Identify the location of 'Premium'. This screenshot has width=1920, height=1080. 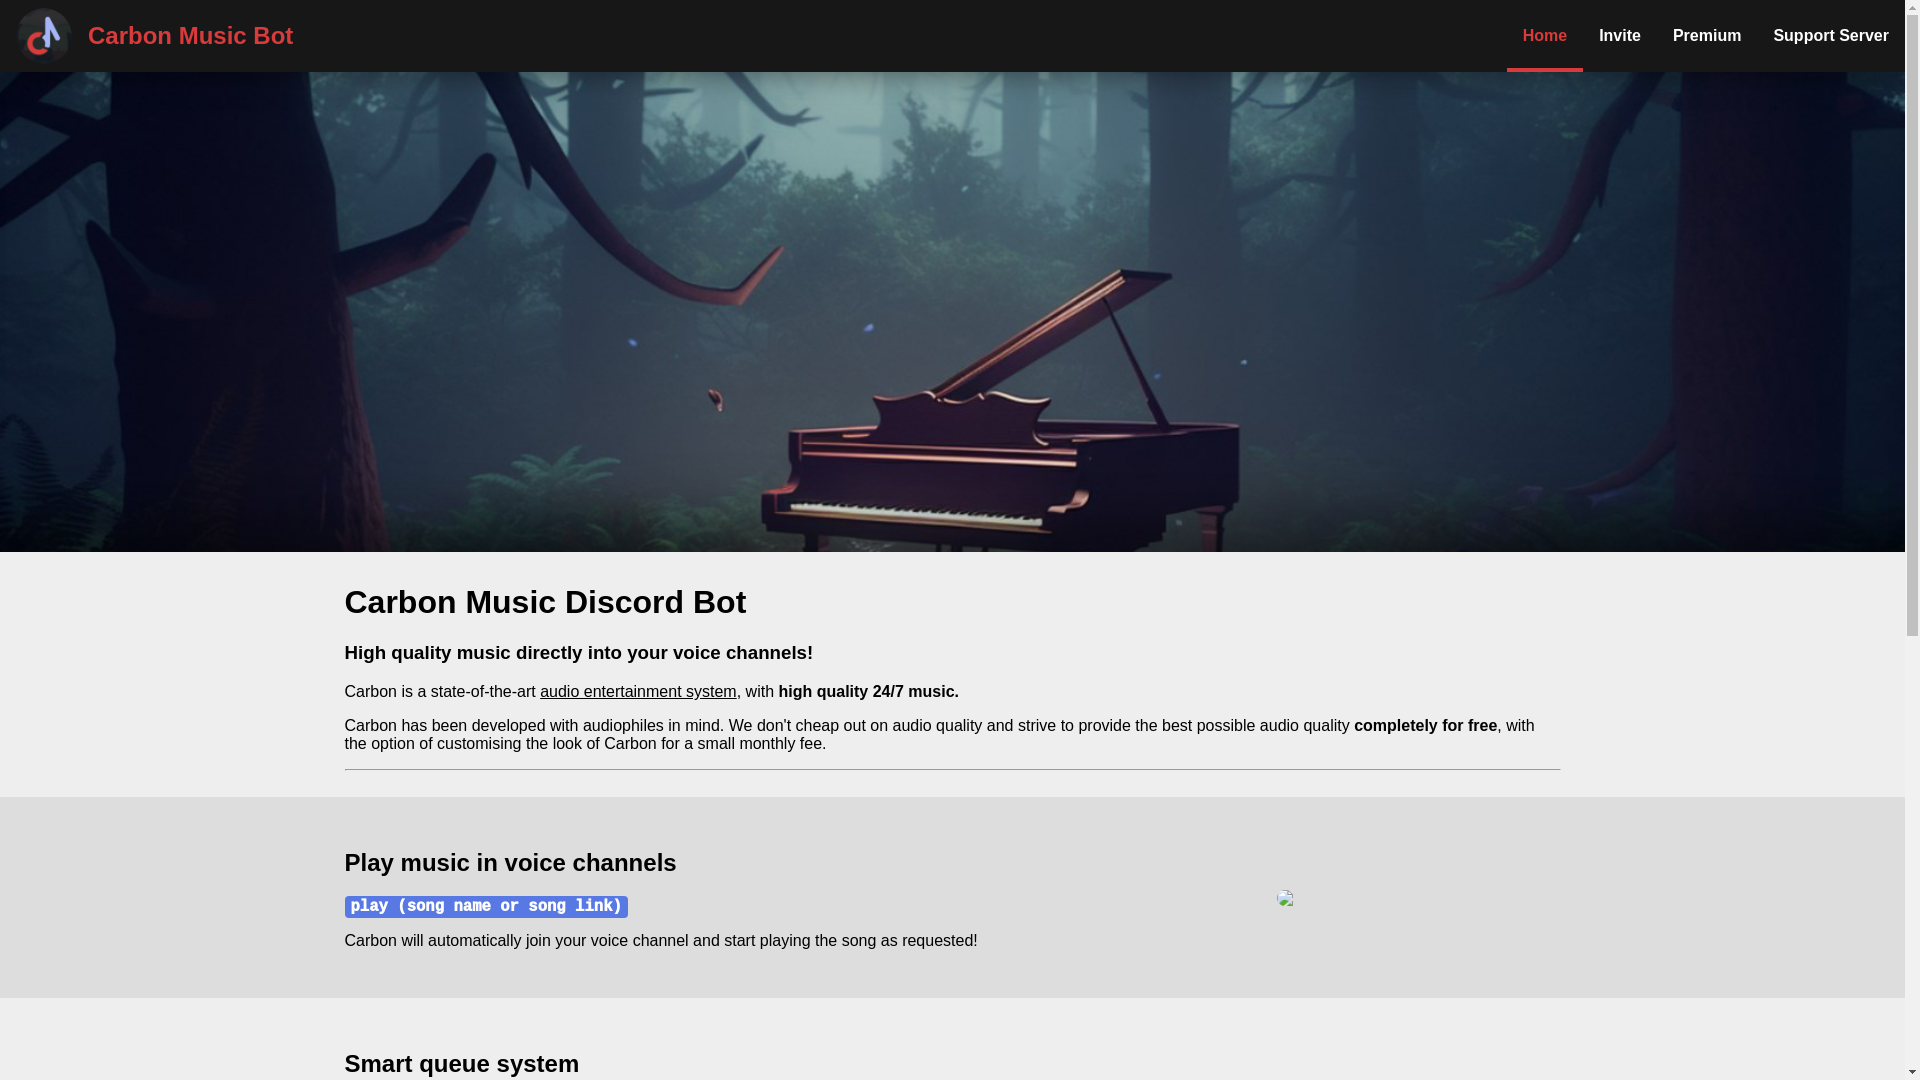
(1706, 35).